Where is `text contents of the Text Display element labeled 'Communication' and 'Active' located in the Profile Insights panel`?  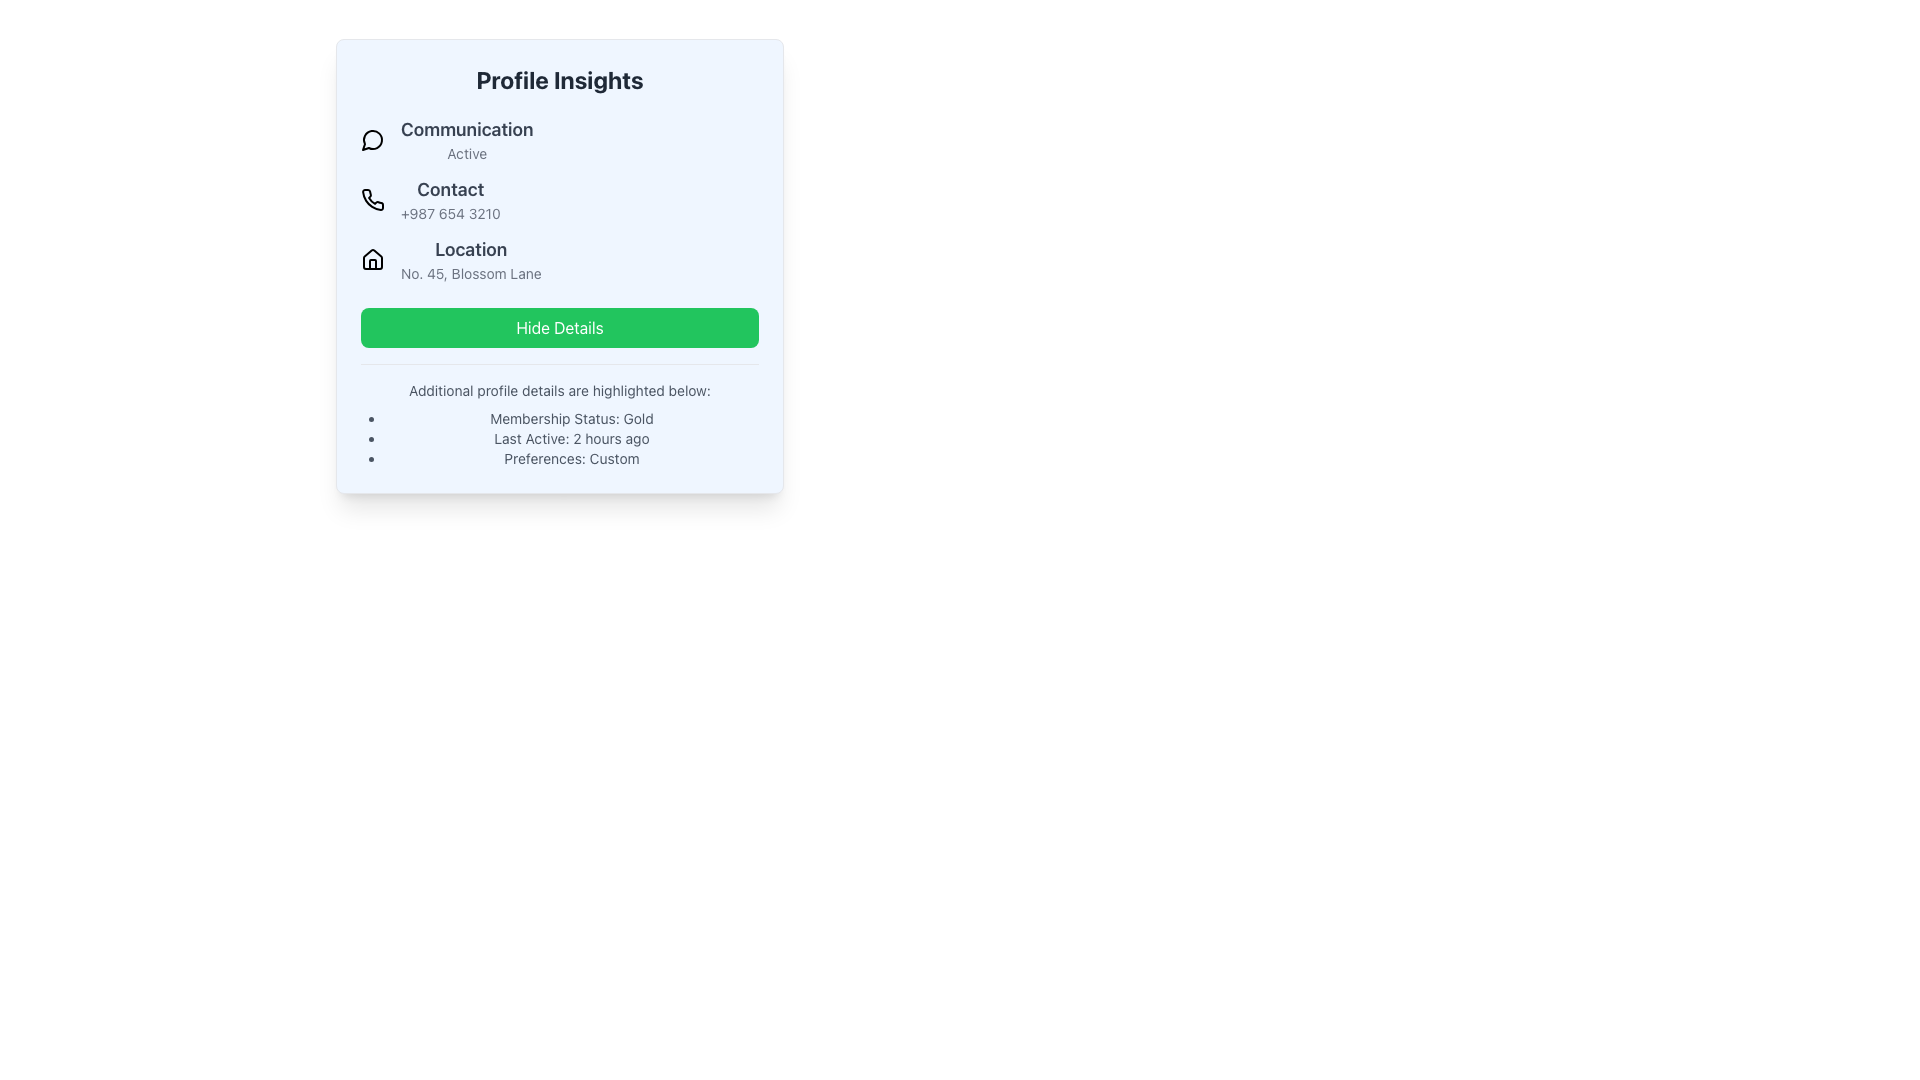
text contents of the Text Display element labeled 'Communication' and 'Active' located in the Profile Insights panel is located at coordinates (466, 138).